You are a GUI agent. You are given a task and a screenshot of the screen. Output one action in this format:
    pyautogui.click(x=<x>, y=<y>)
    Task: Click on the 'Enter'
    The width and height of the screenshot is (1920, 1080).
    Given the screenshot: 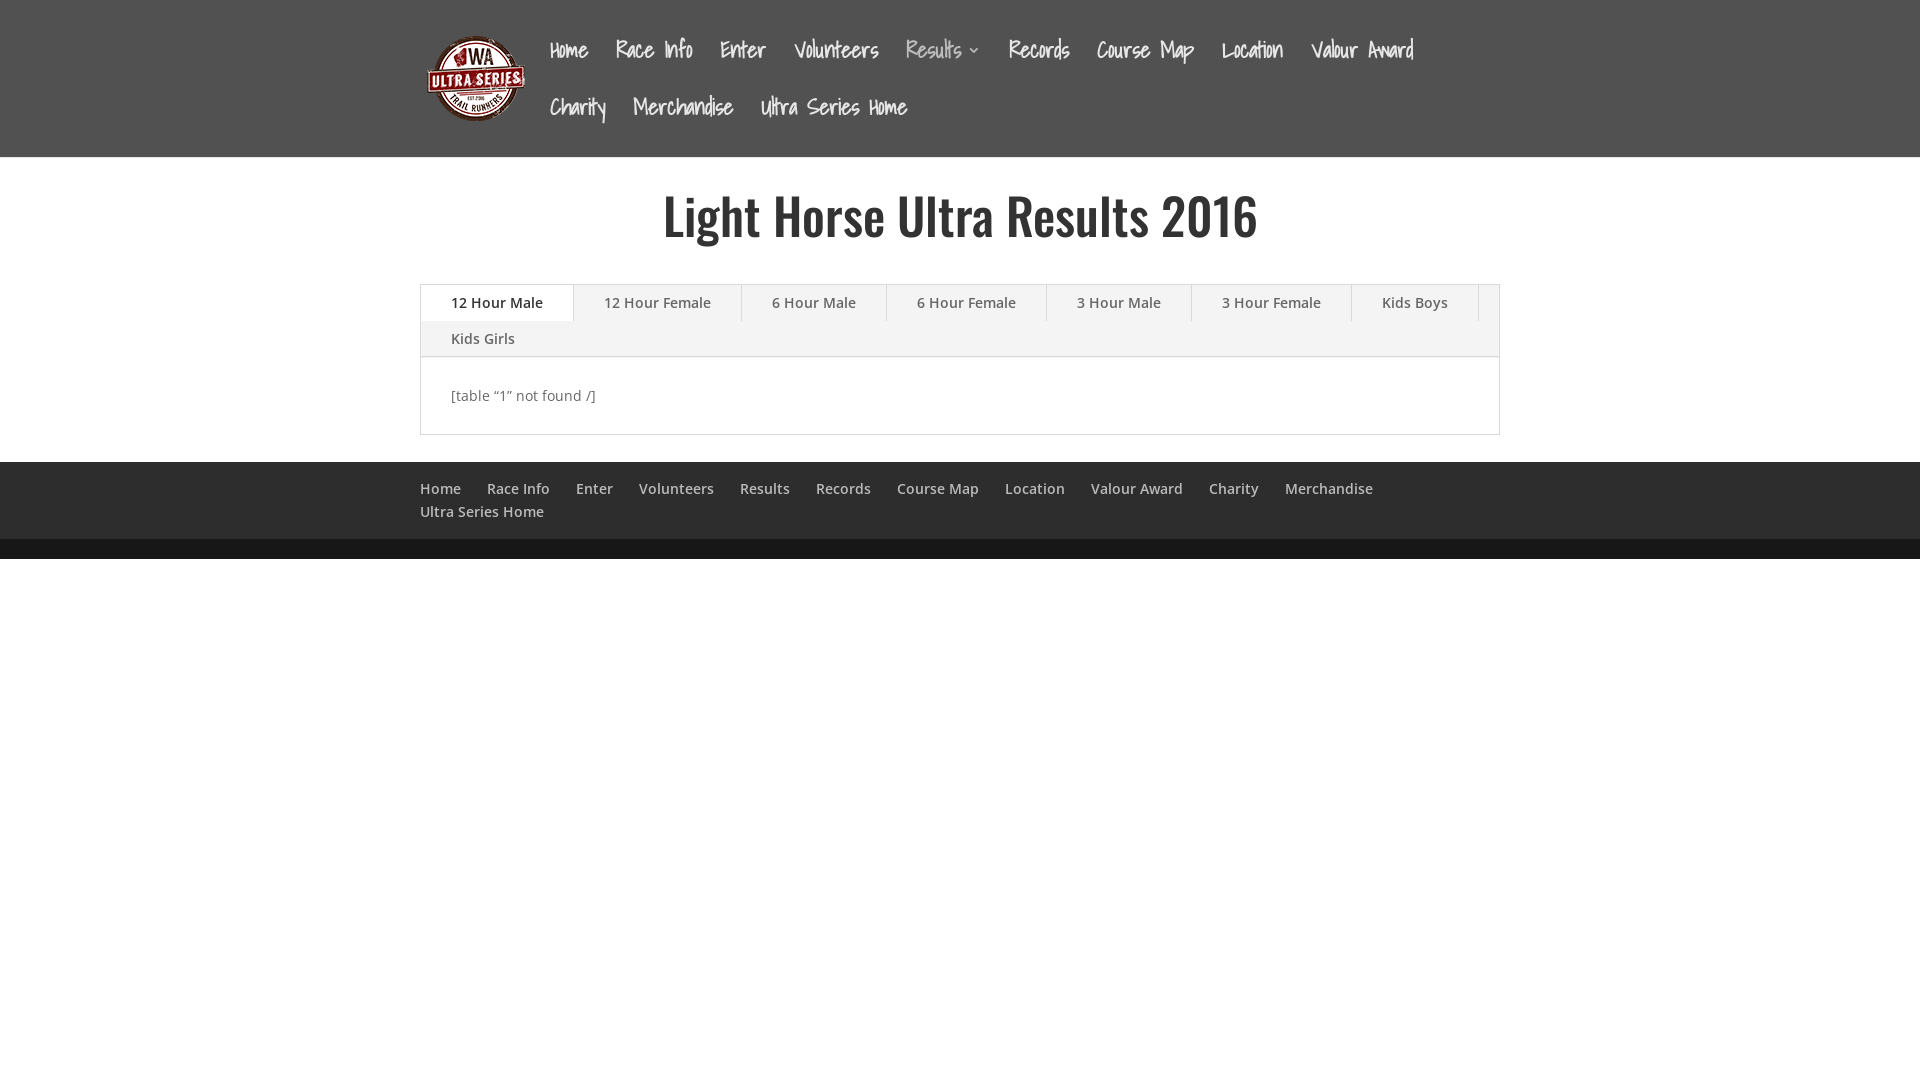 What is the action you would take?
    pyautogui.click(x=720, y=70)
    